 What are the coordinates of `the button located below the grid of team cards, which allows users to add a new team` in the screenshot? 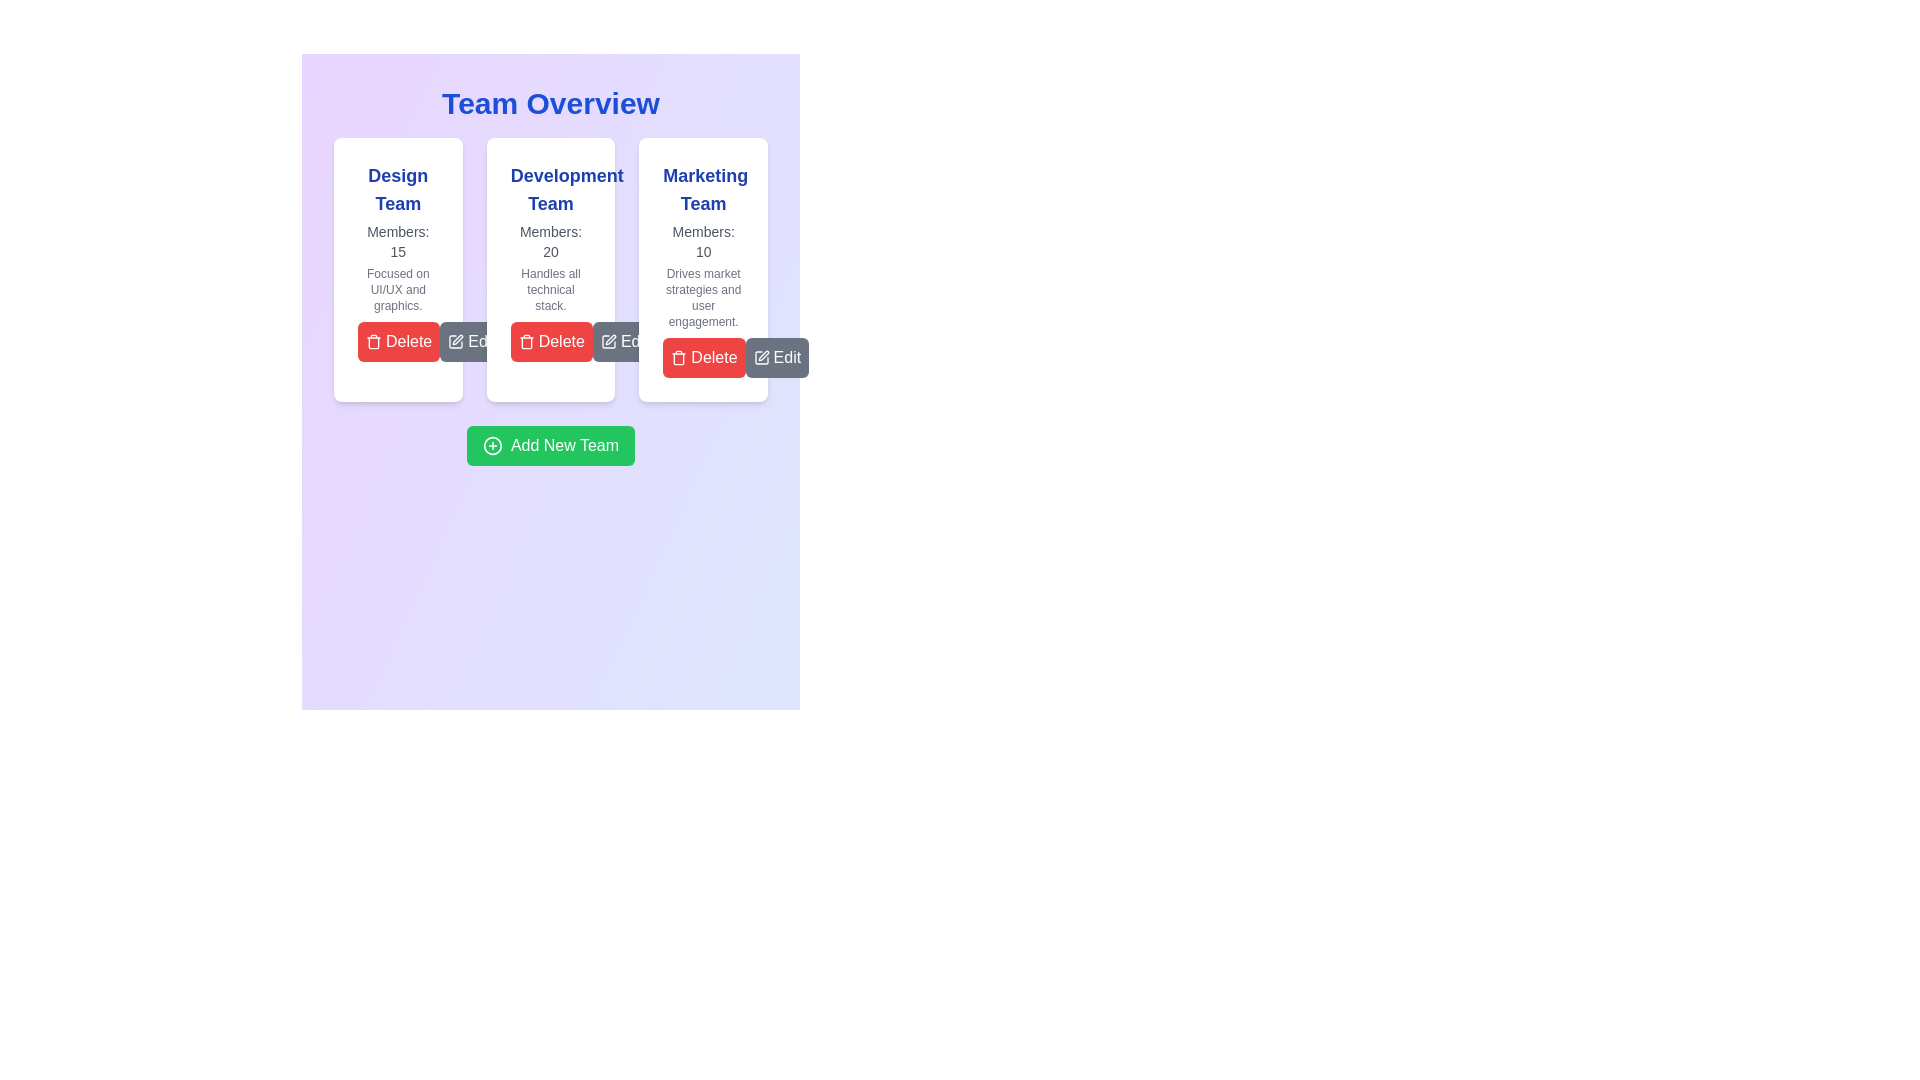 It's located at (551, 445).